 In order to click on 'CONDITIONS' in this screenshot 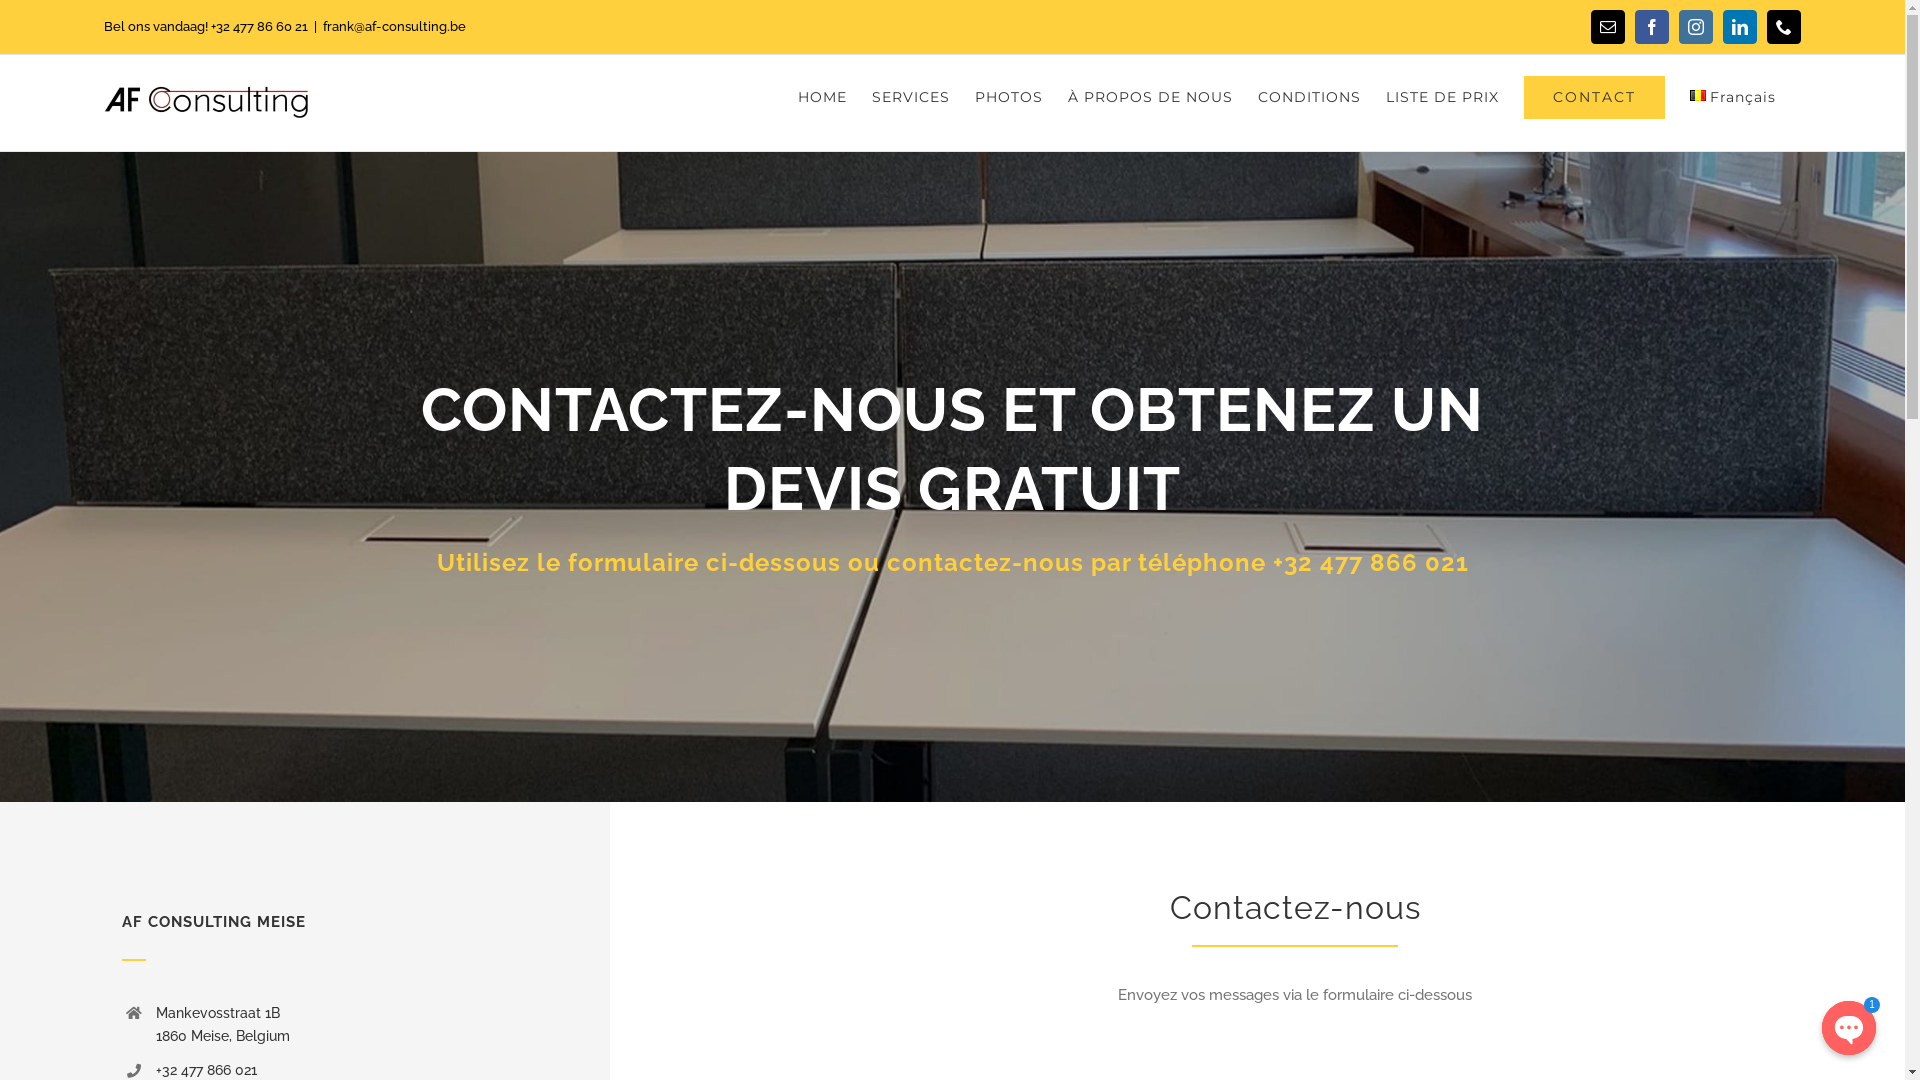, I will do `click(1309, 96)`.